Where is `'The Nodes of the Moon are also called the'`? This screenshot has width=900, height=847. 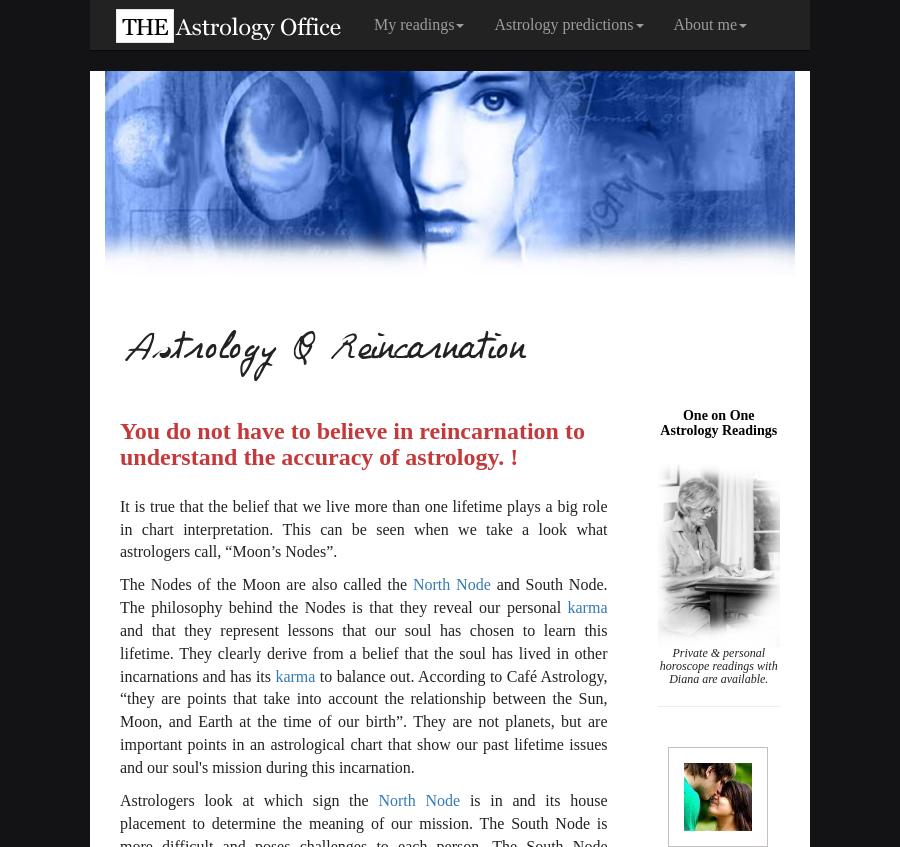
'The Nodes of the Moon are also called the' is located at coordinates (265, 584).